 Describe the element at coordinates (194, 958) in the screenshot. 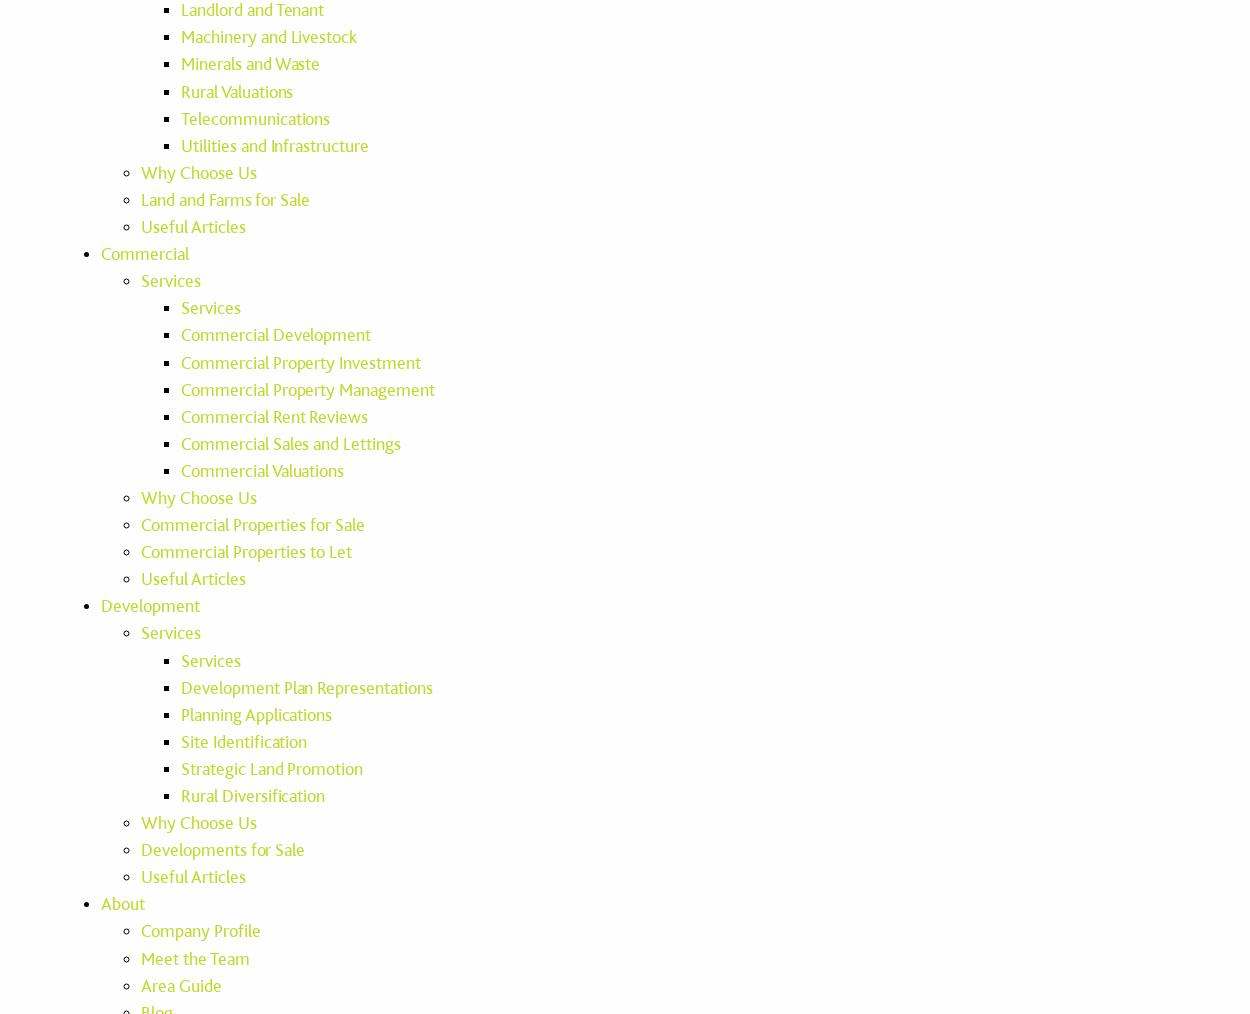

I see `'Meet the Team'` at that location.